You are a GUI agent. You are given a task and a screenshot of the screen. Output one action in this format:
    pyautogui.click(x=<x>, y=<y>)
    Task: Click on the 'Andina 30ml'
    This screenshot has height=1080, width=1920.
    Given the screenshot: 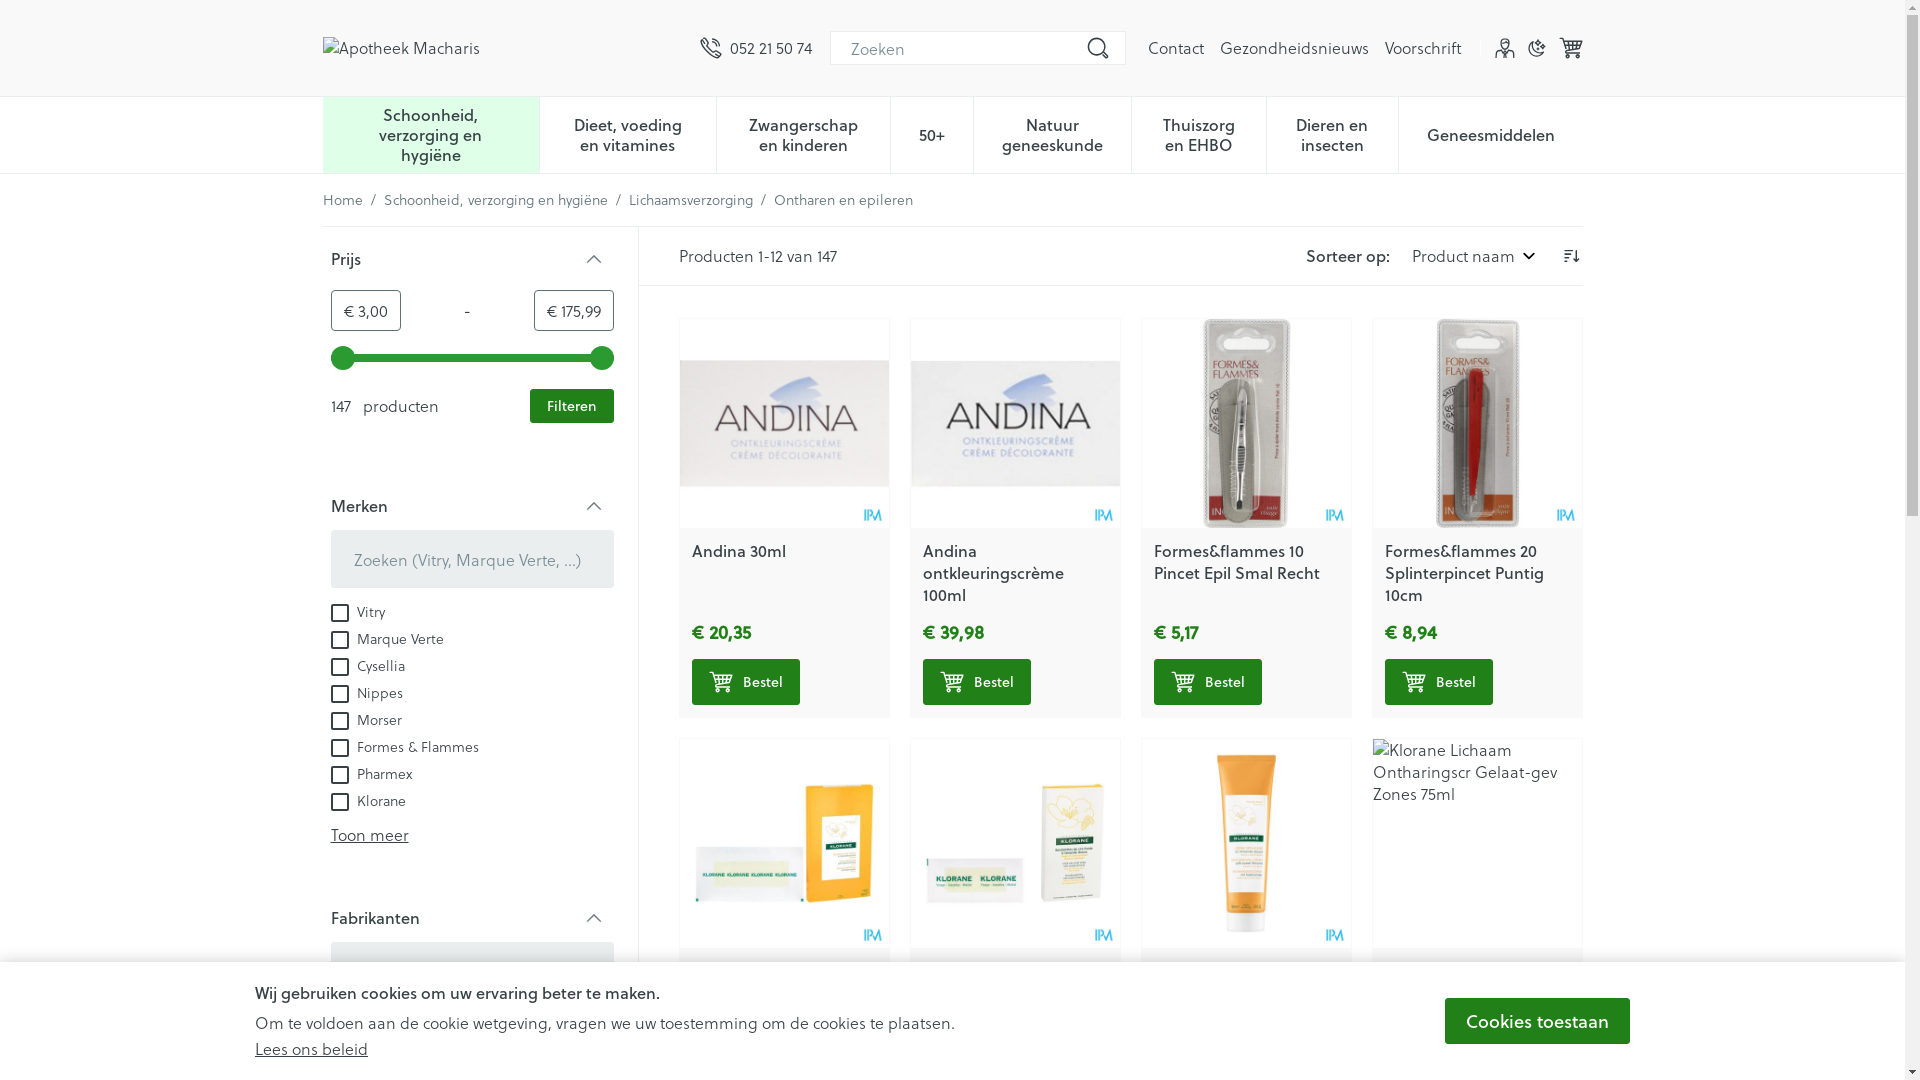 What is the action you would take?
    pyautogui.click(x=738, y=550)
    